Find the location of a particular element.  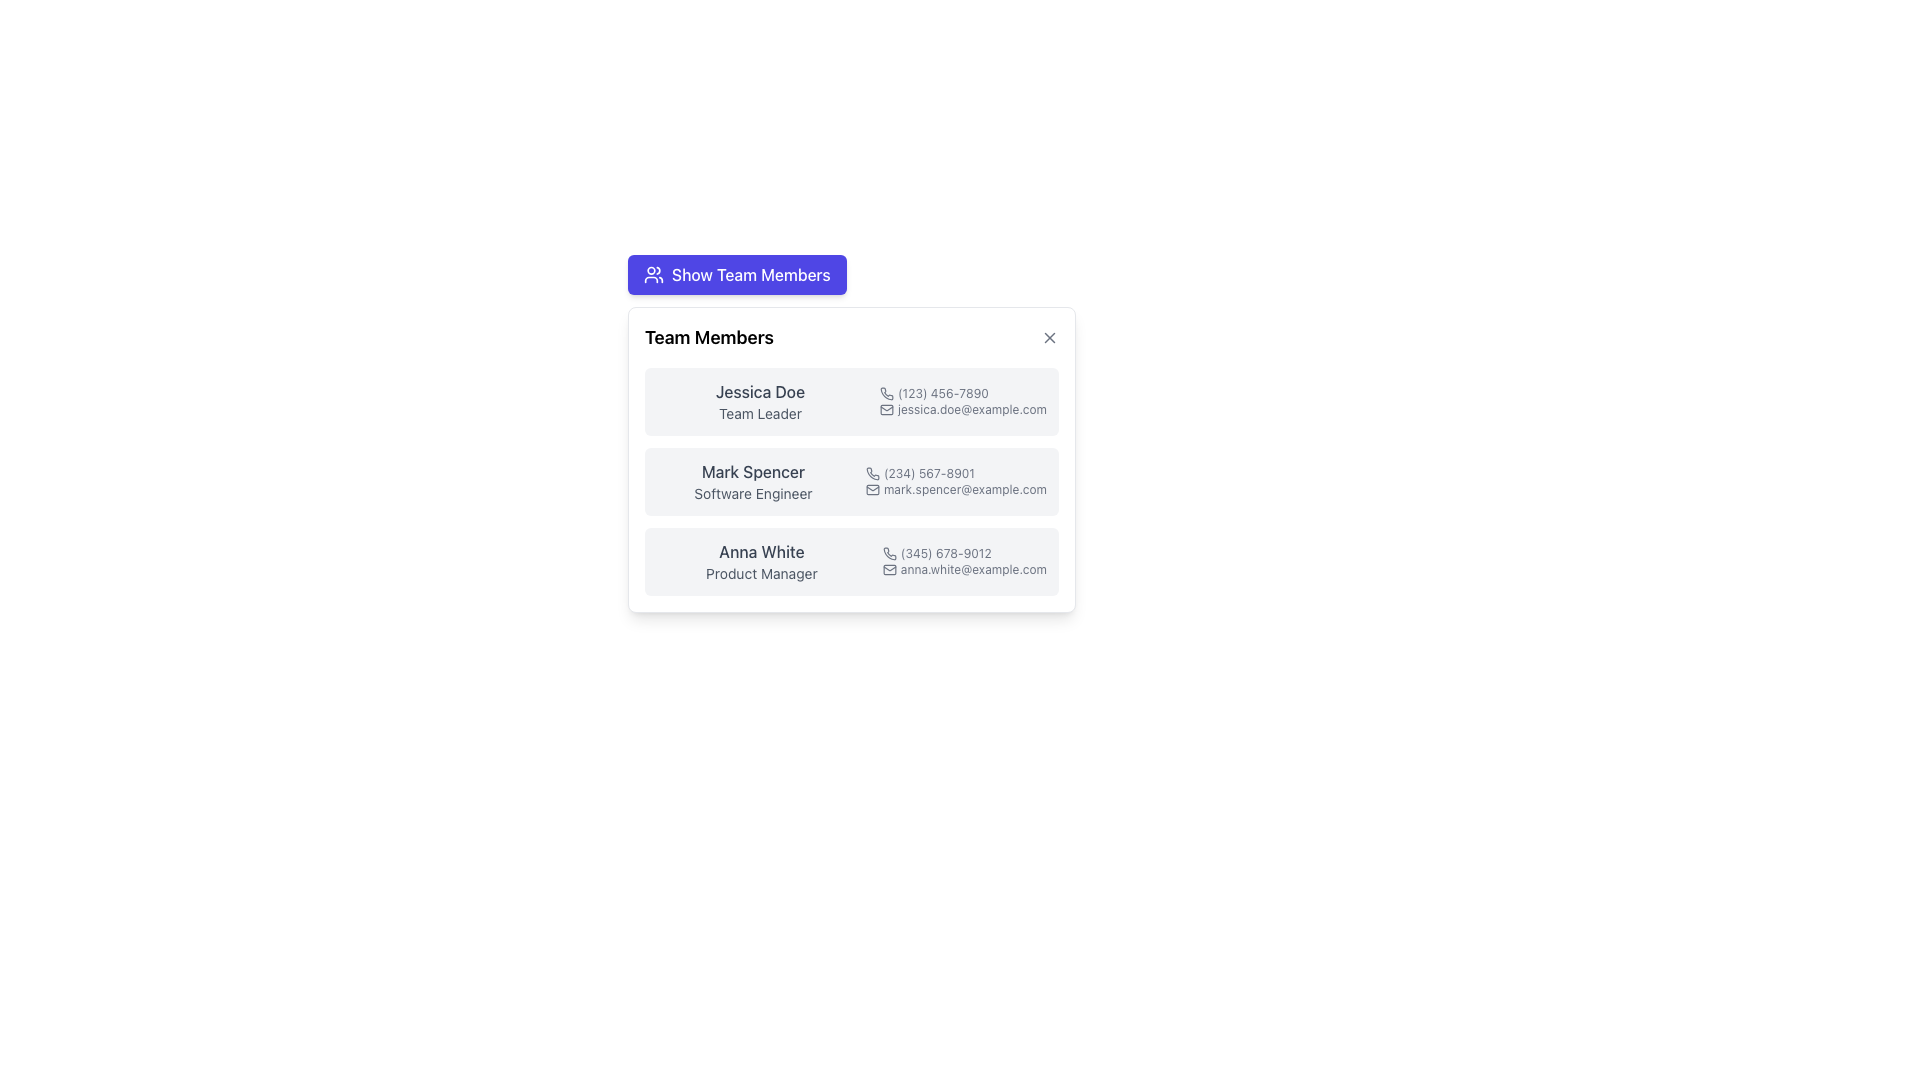

the text label displaying 'Anna White' in the 'Team Members' section, which is the first line of the third entry in the list is located at coordinates (760, 551).